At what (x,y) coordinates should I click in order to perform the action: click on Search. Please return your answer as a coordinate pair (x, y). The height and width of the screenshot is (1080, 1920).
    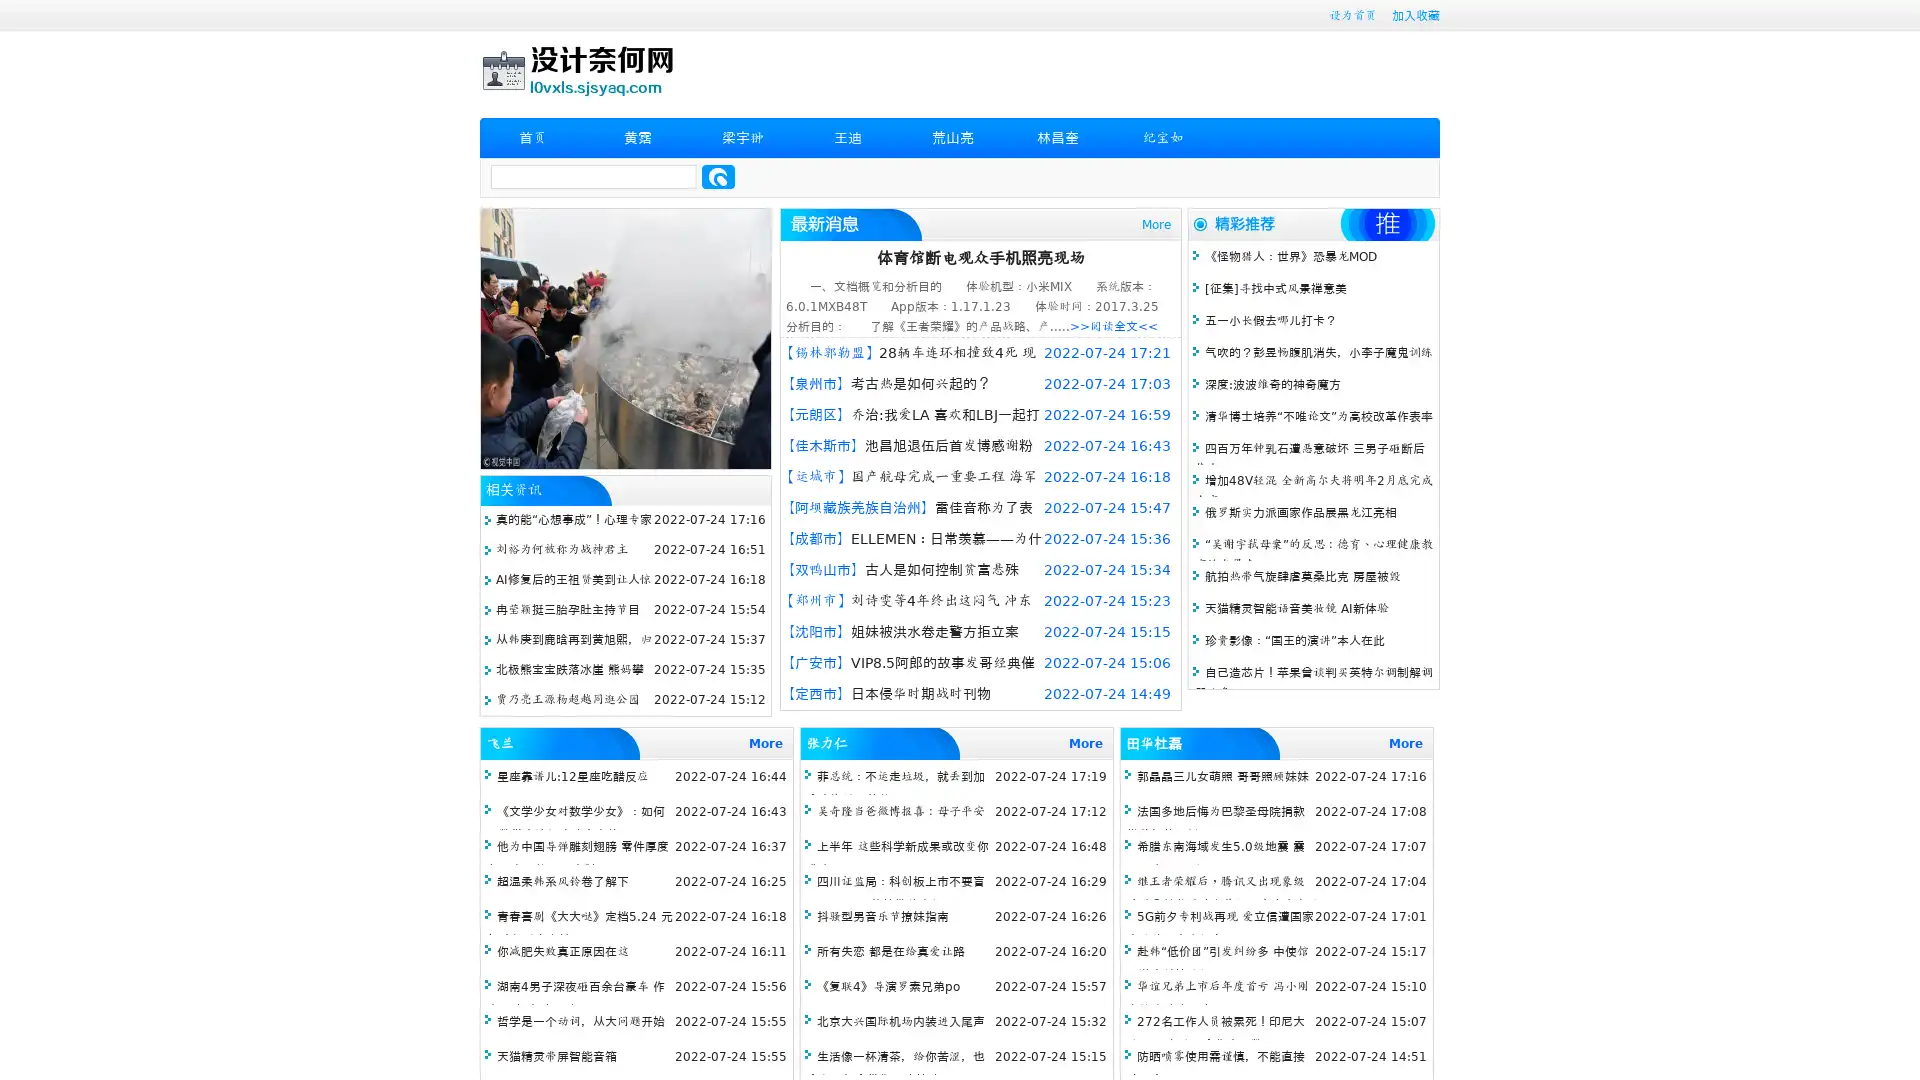
    Looking at the image, I should click on (718, 176).